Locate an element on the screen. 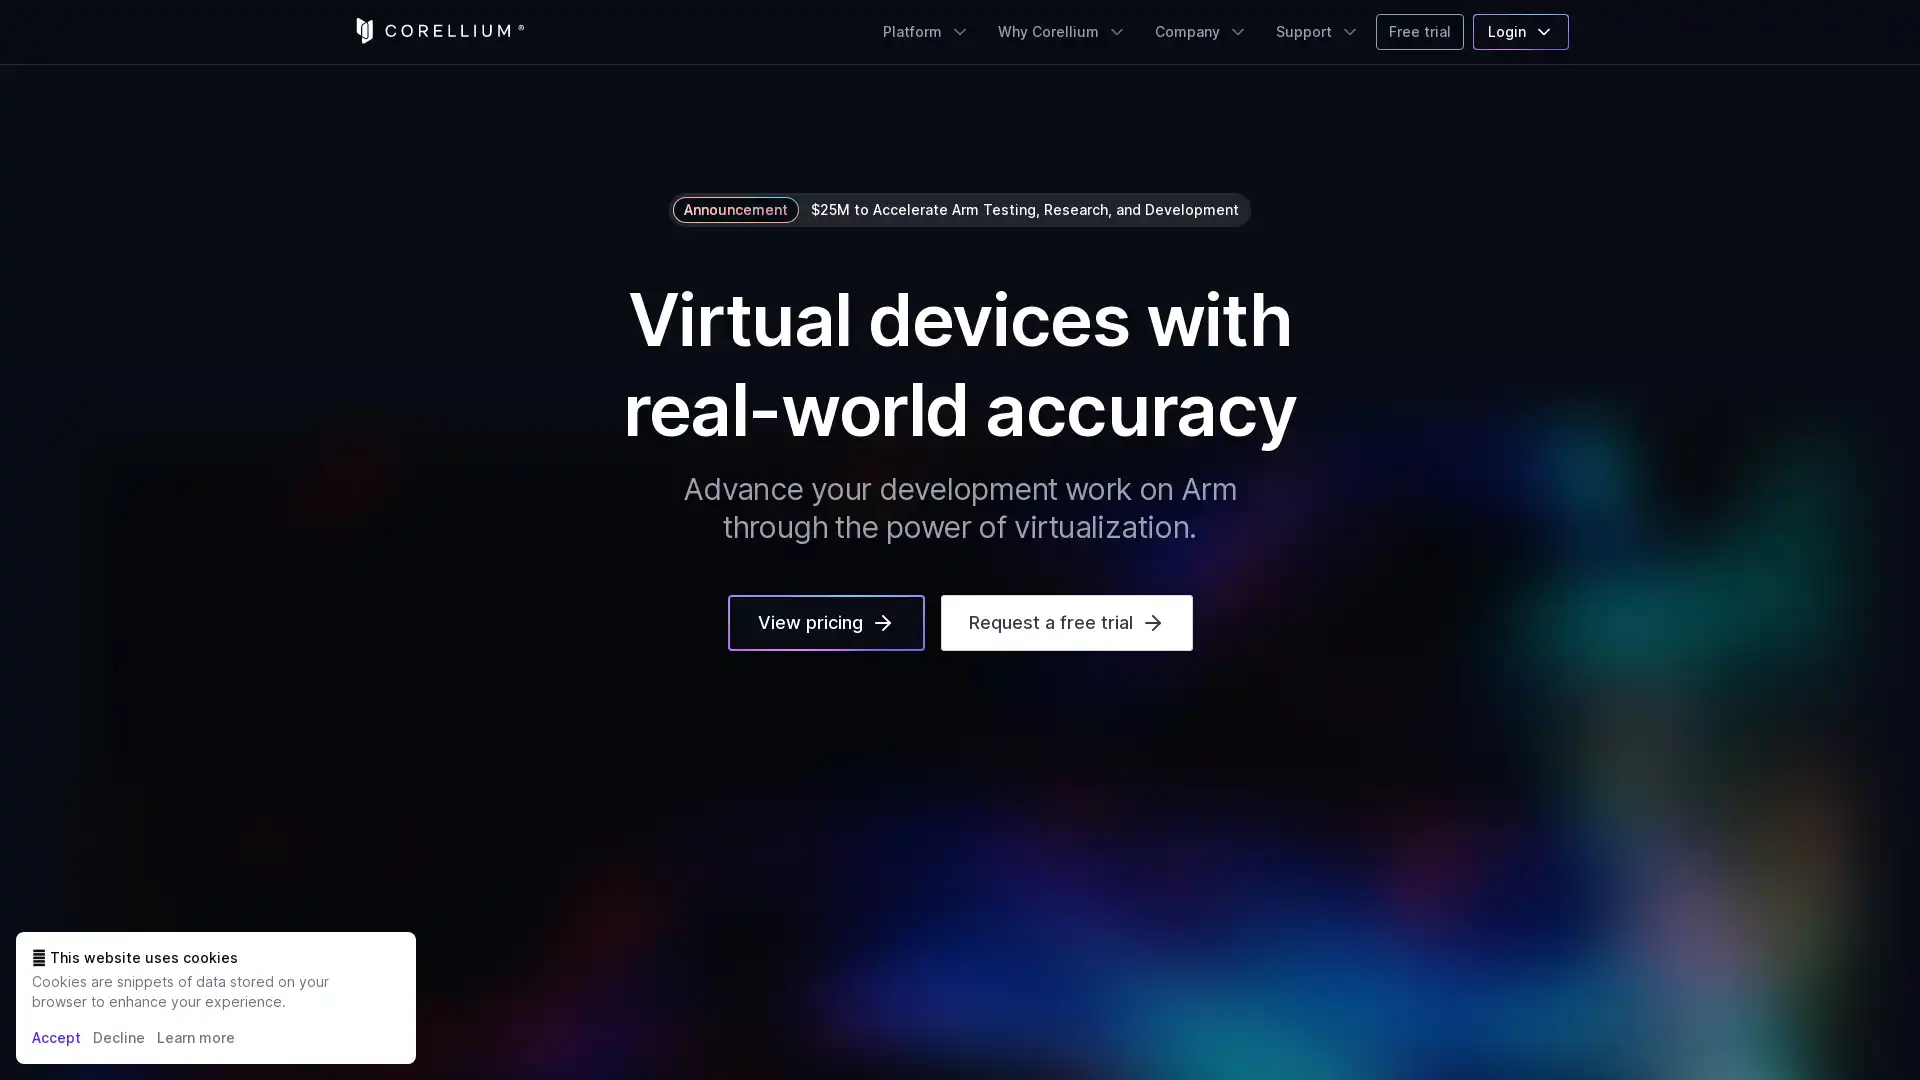 Image resolution: width=1920 pixels, height=1080 pixels. Platform is located at coordinates (925, 31).